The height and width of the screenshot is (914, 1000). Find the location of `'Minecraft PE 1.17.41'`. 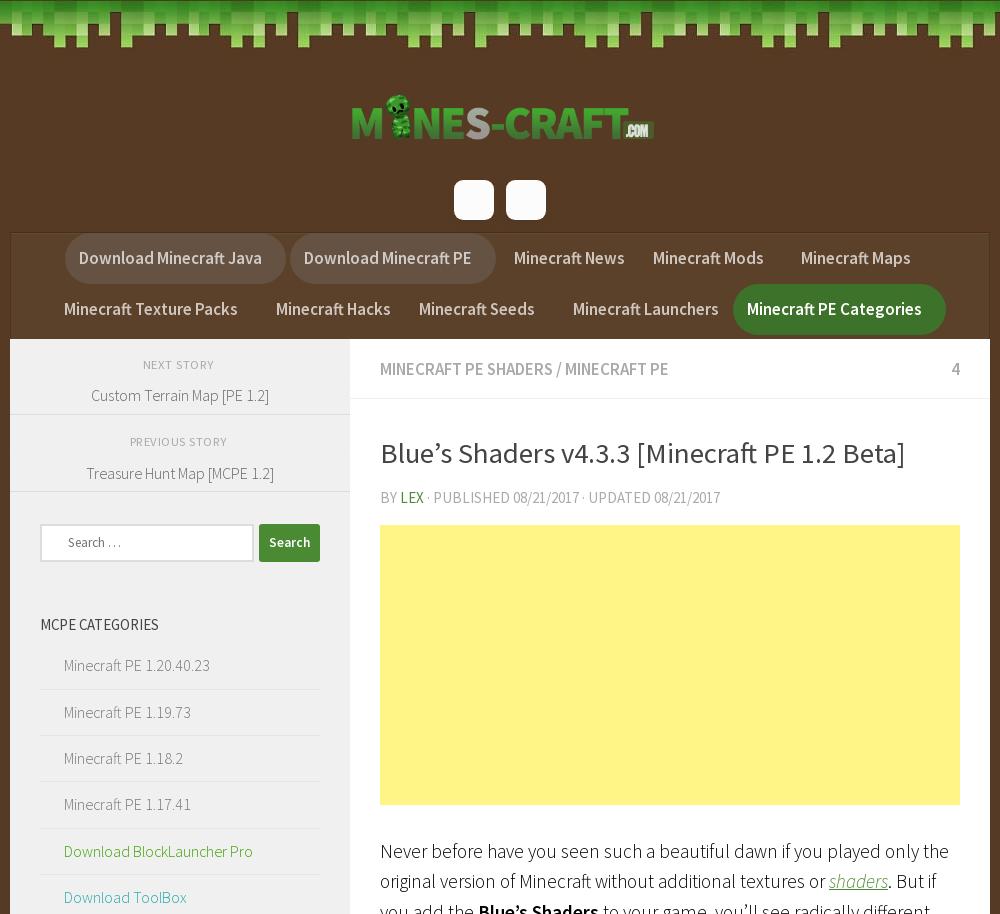

'Minecraft PE 1.17.41' is located at coordinates (126, 802).